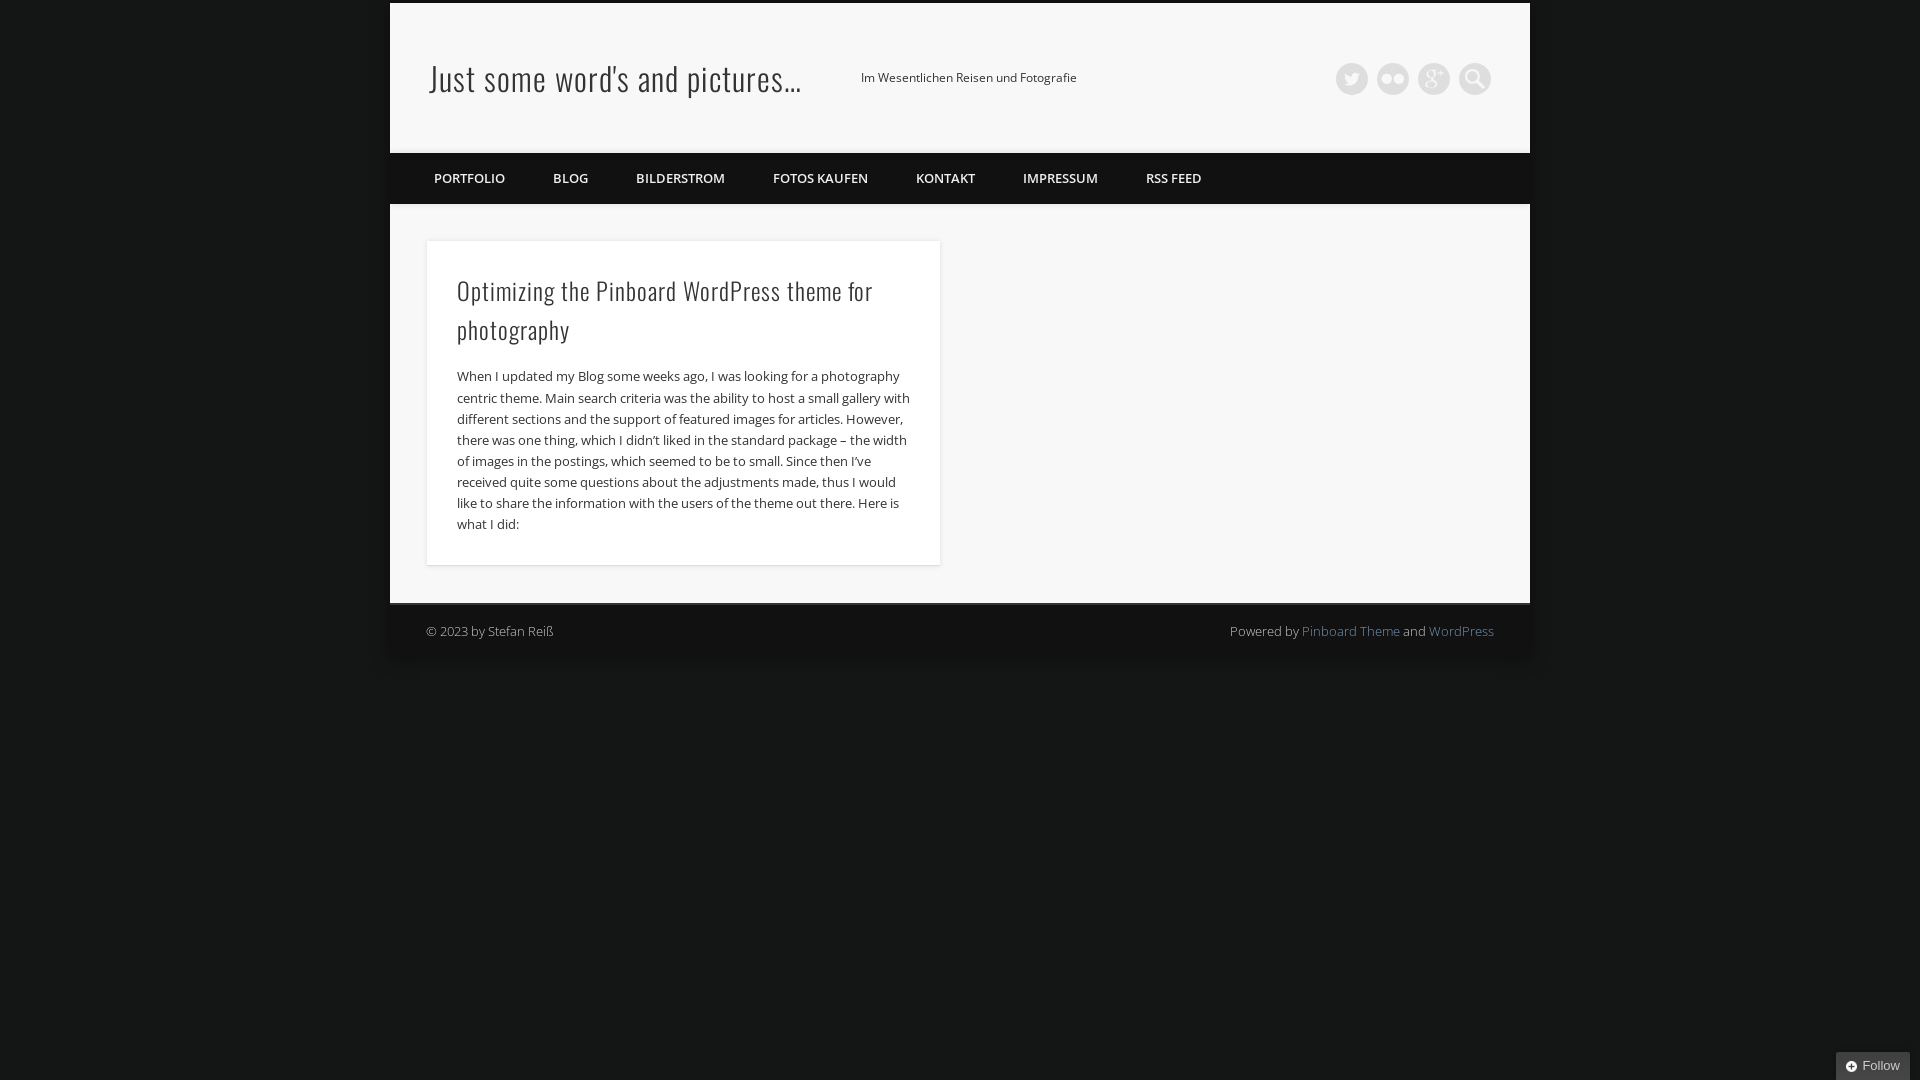  Describe the element at coordinates (1428, 631) in the screenshot. I see `'WordPress'` at that location.